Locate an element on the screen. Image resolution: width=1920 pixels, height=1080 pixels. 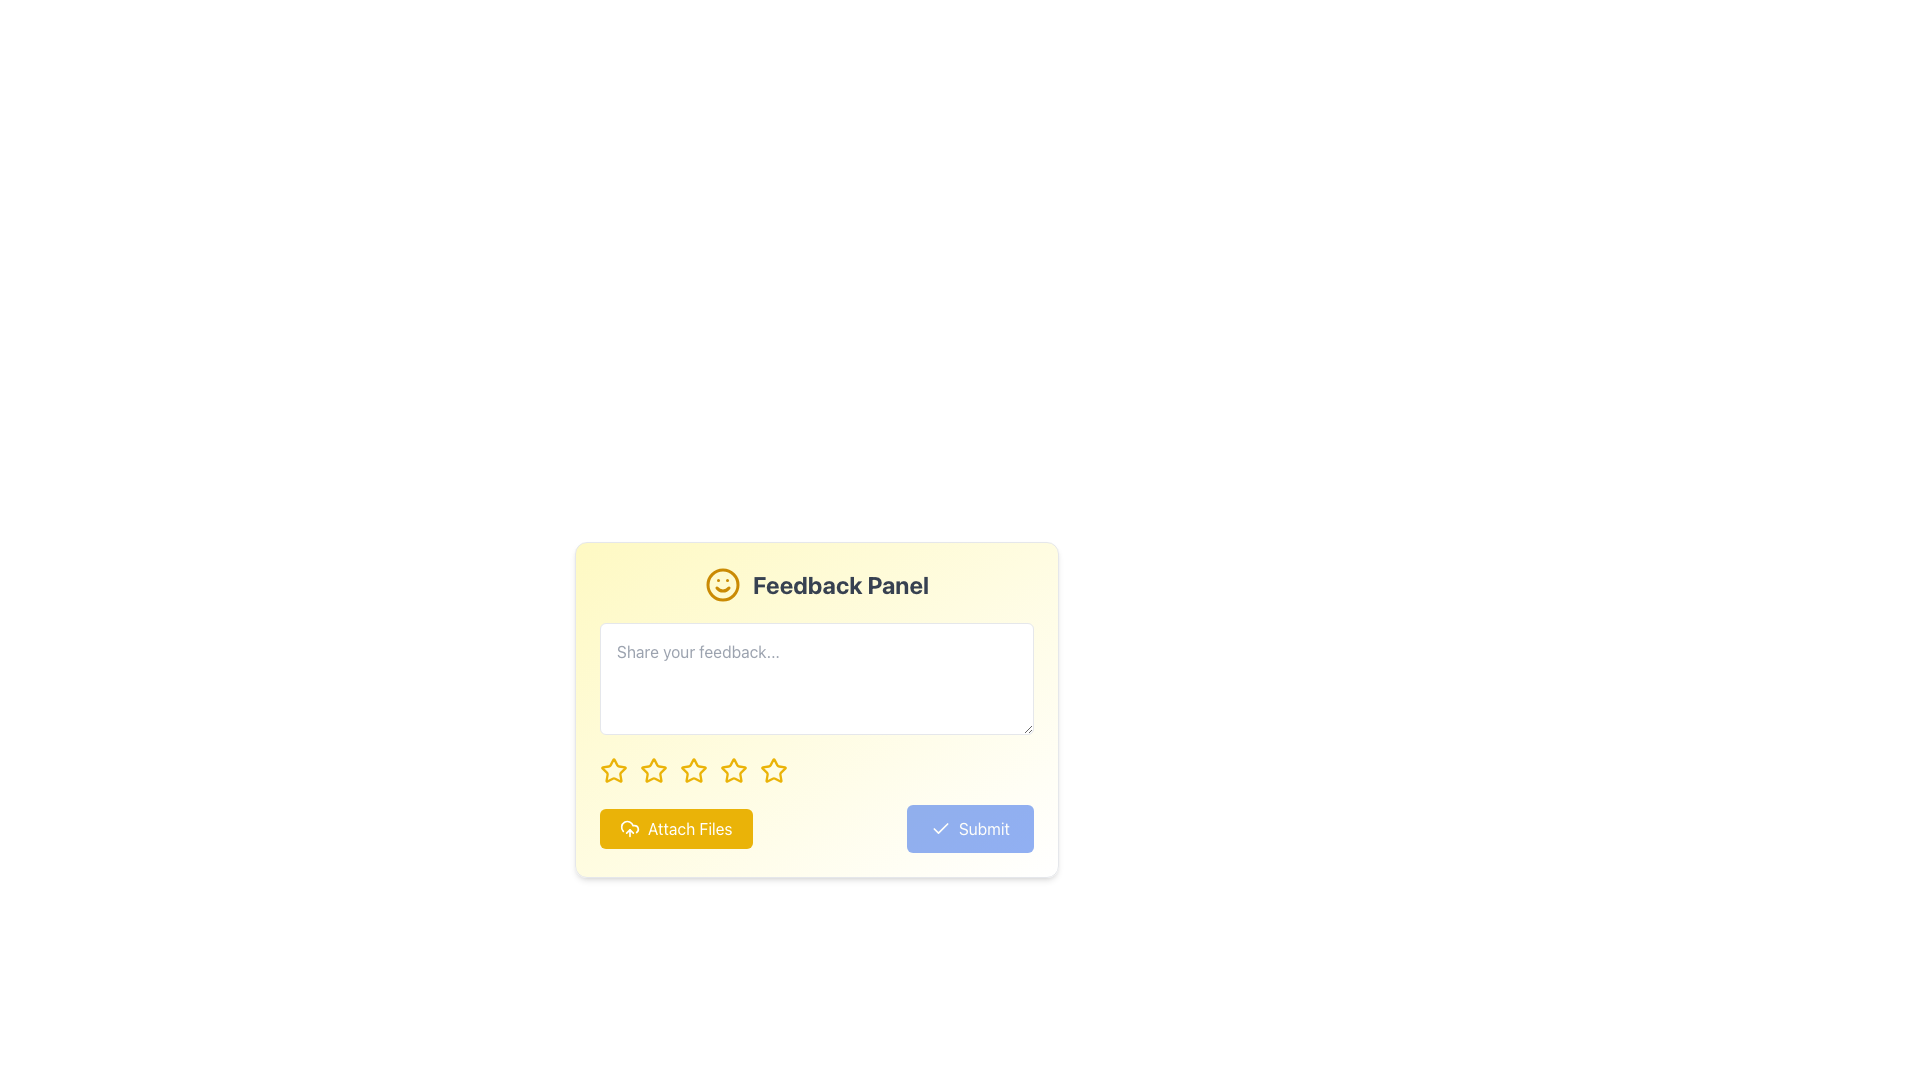
the second star icon used for rating purposes, located below the 'Share your feedback...' text box and above the 'Attach Files' button is located at coordinates (653, 769).